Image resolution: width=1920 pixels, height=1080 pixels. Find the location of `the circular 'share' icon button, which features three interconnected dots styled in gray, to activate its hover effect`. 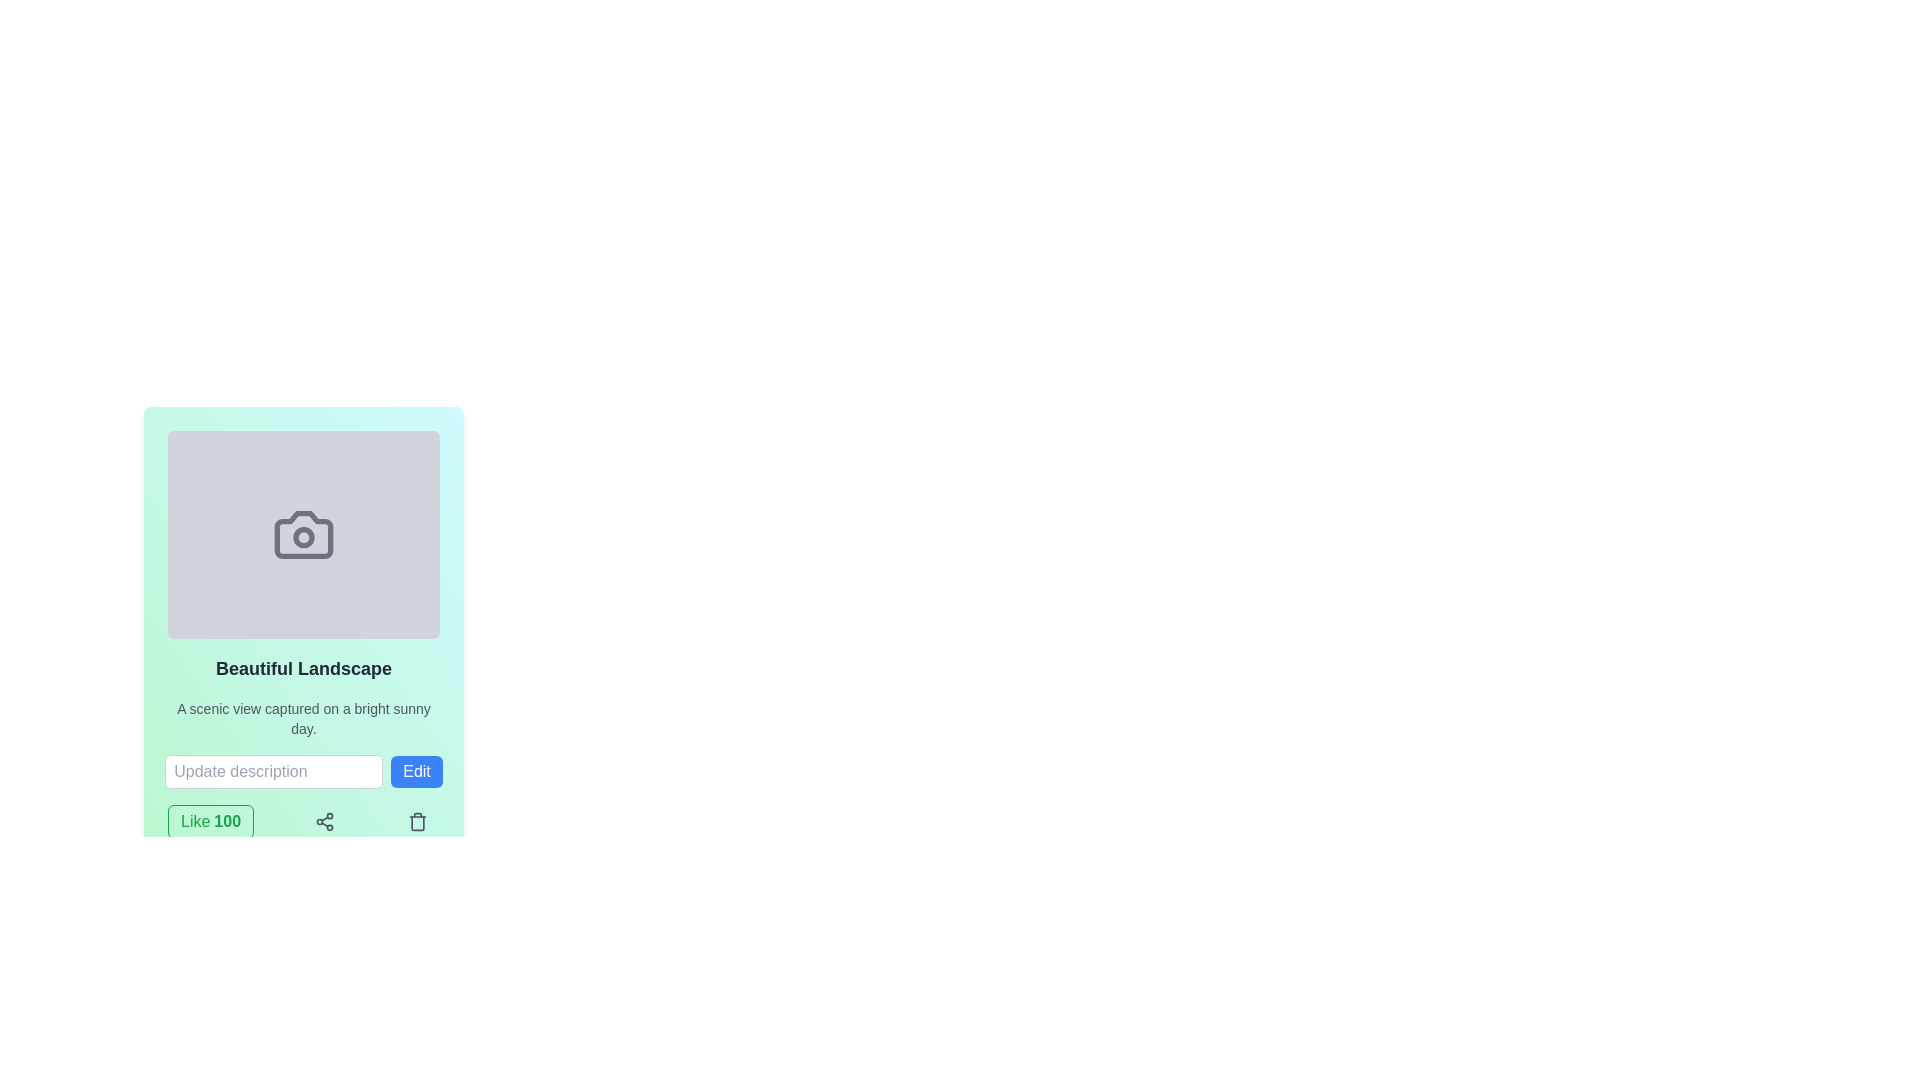

the circular 'share' icon button, which features three interconnected dots styled in gray, to activate its hover effect is located at coordinates (325, 821).